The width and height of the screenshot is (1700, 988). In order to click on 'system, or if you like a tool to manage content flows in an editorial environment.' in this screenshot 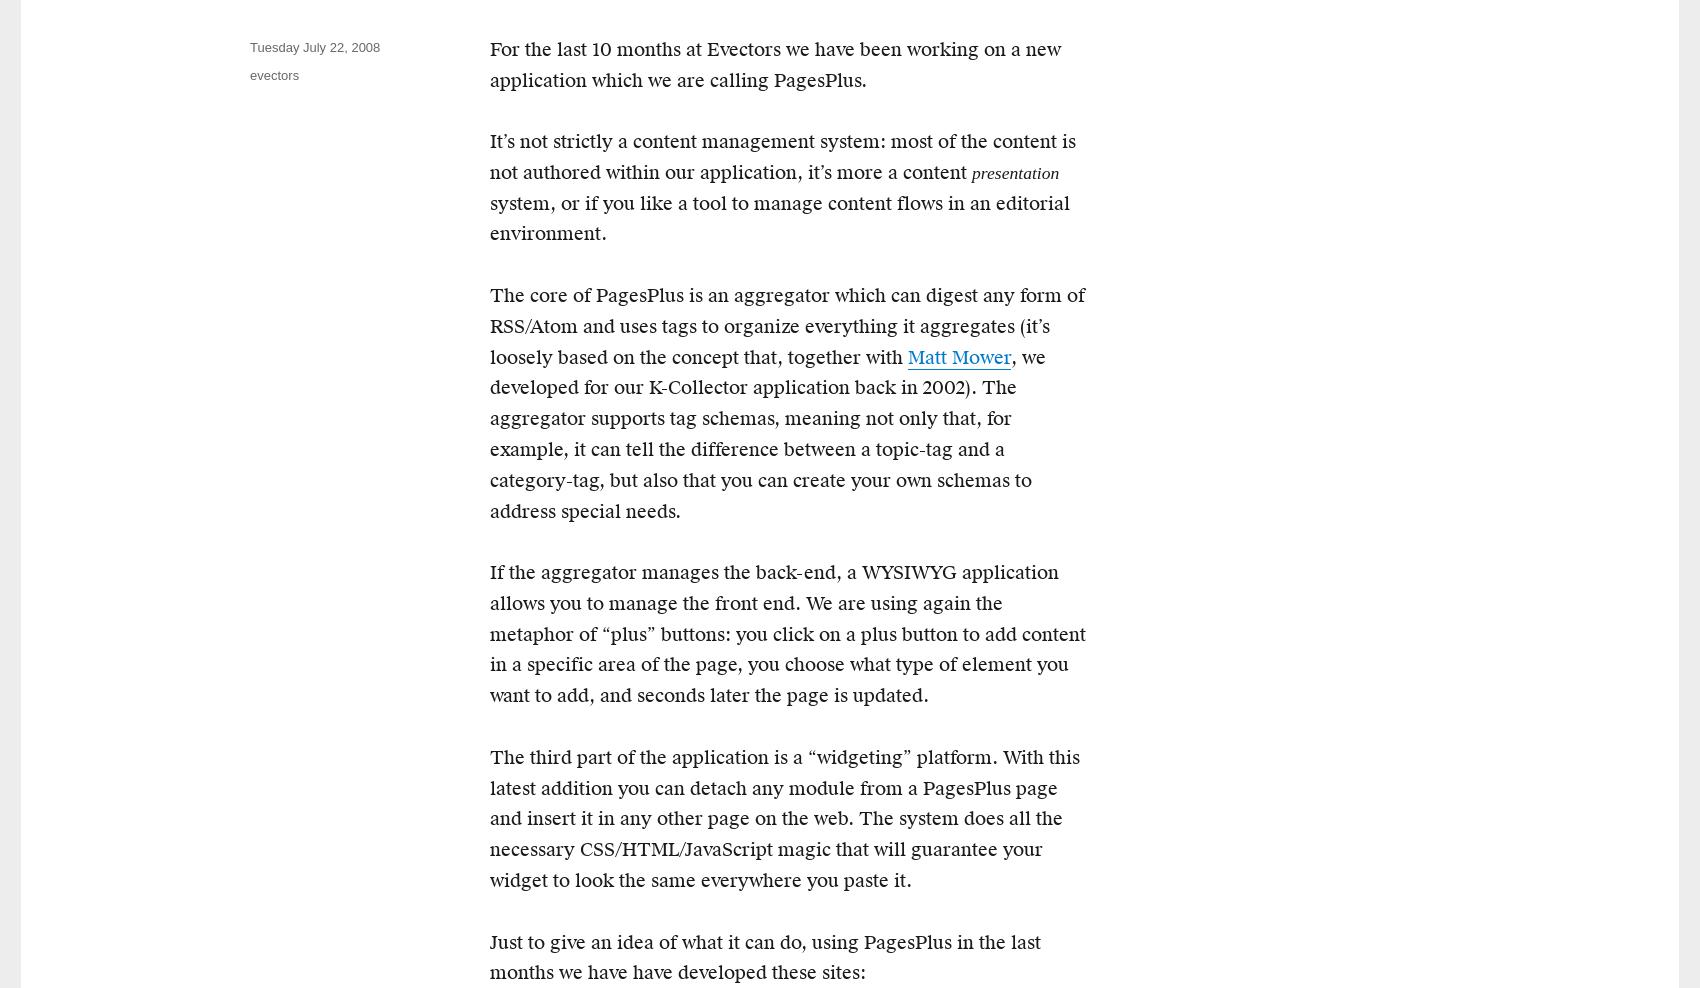, I will do `click(489, 217)`.